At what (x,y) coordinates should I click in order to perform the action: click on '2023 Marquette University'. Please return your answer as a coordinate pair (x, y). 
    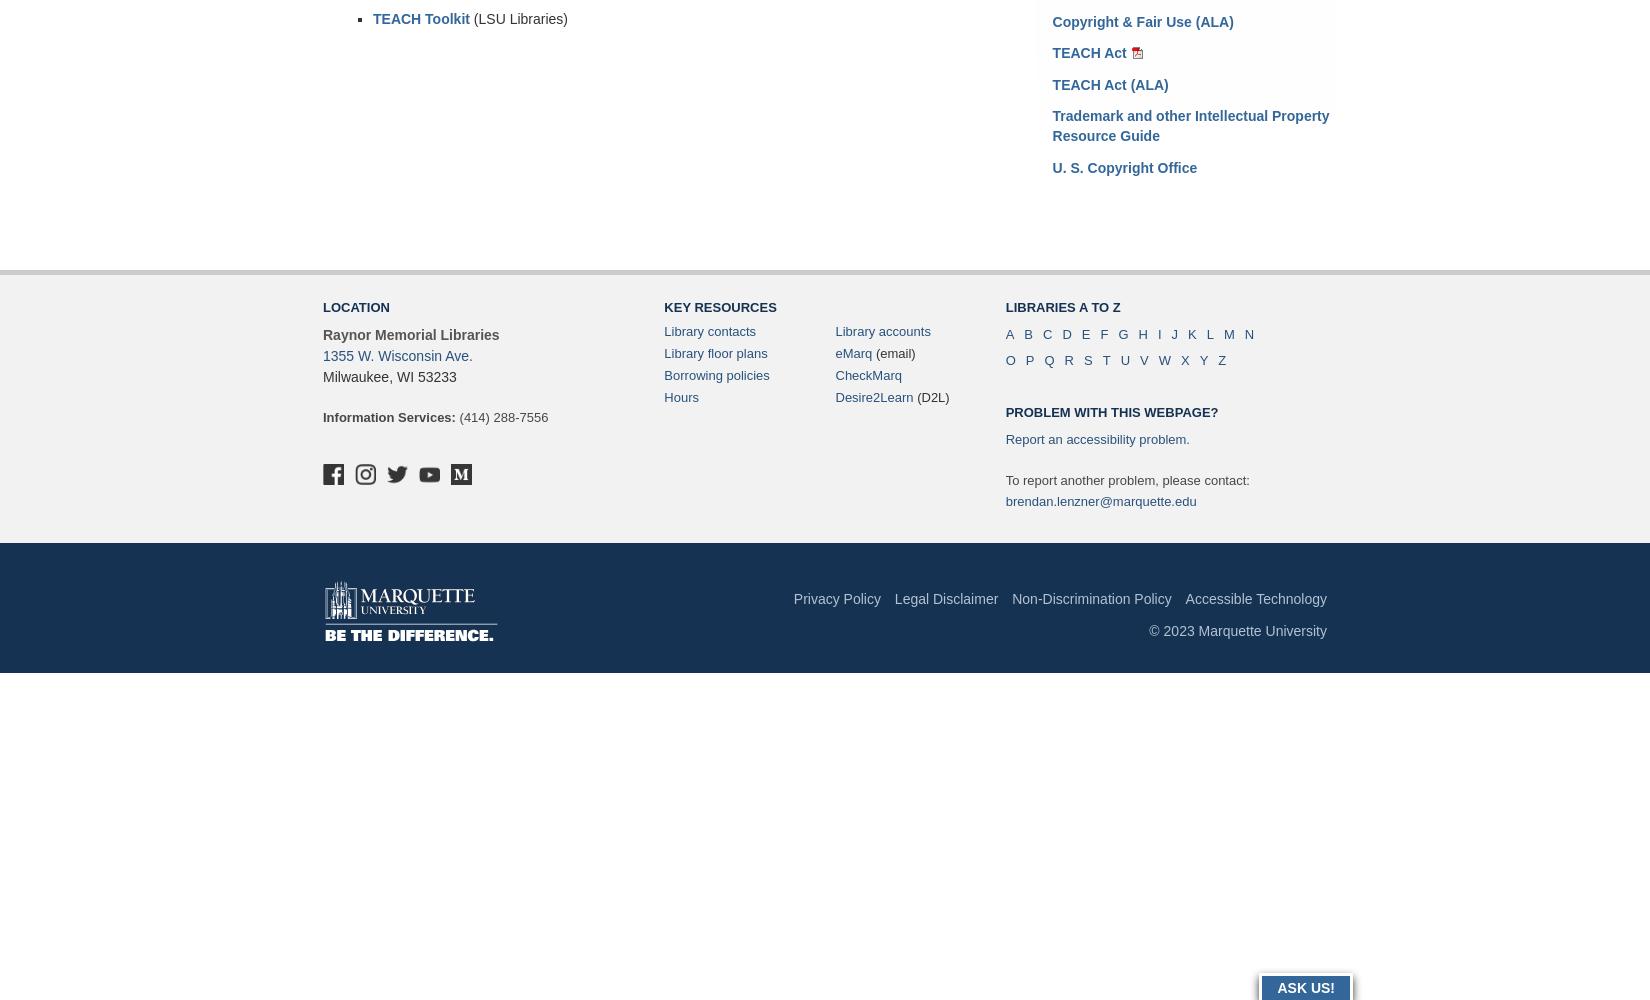
    Looking at the image, I should click on (1241, 631).